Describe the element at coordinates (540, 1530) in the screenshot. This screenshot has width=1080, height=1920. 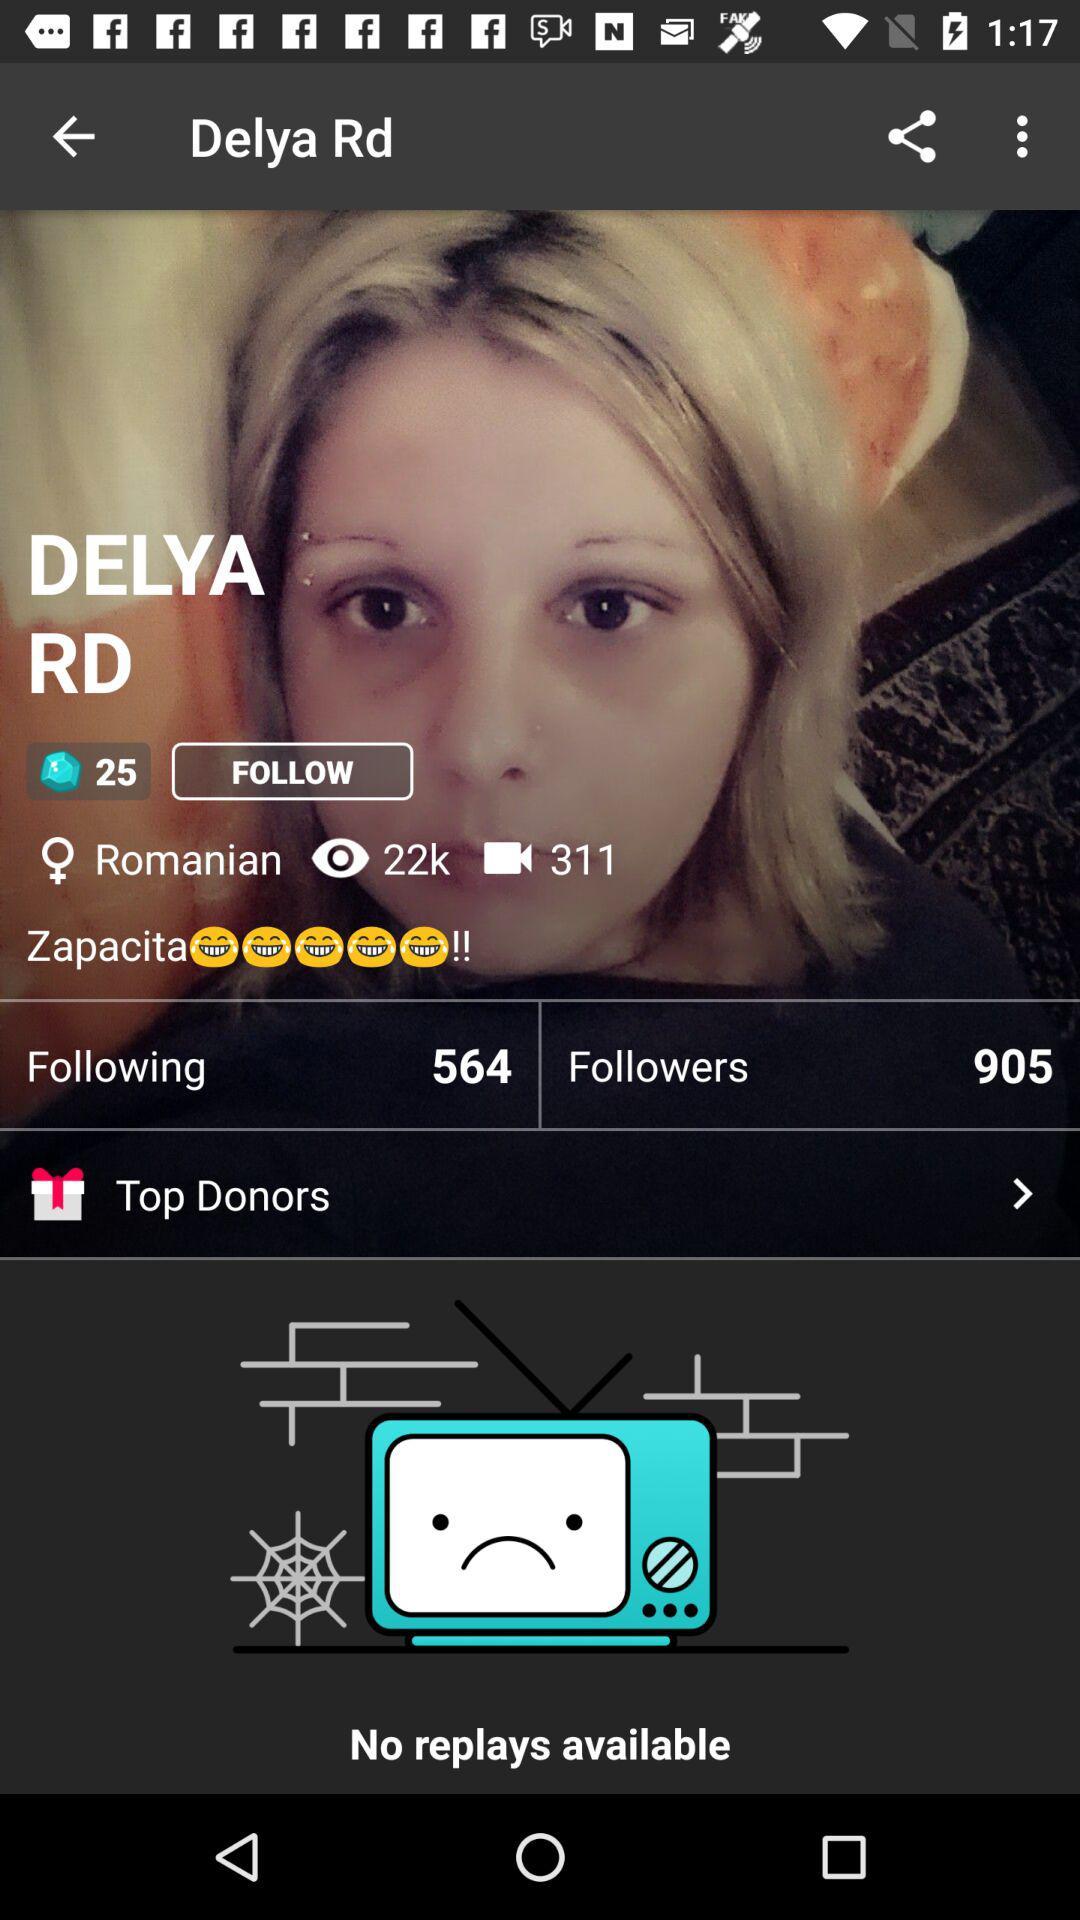
I see `the no replays available item` at that location.